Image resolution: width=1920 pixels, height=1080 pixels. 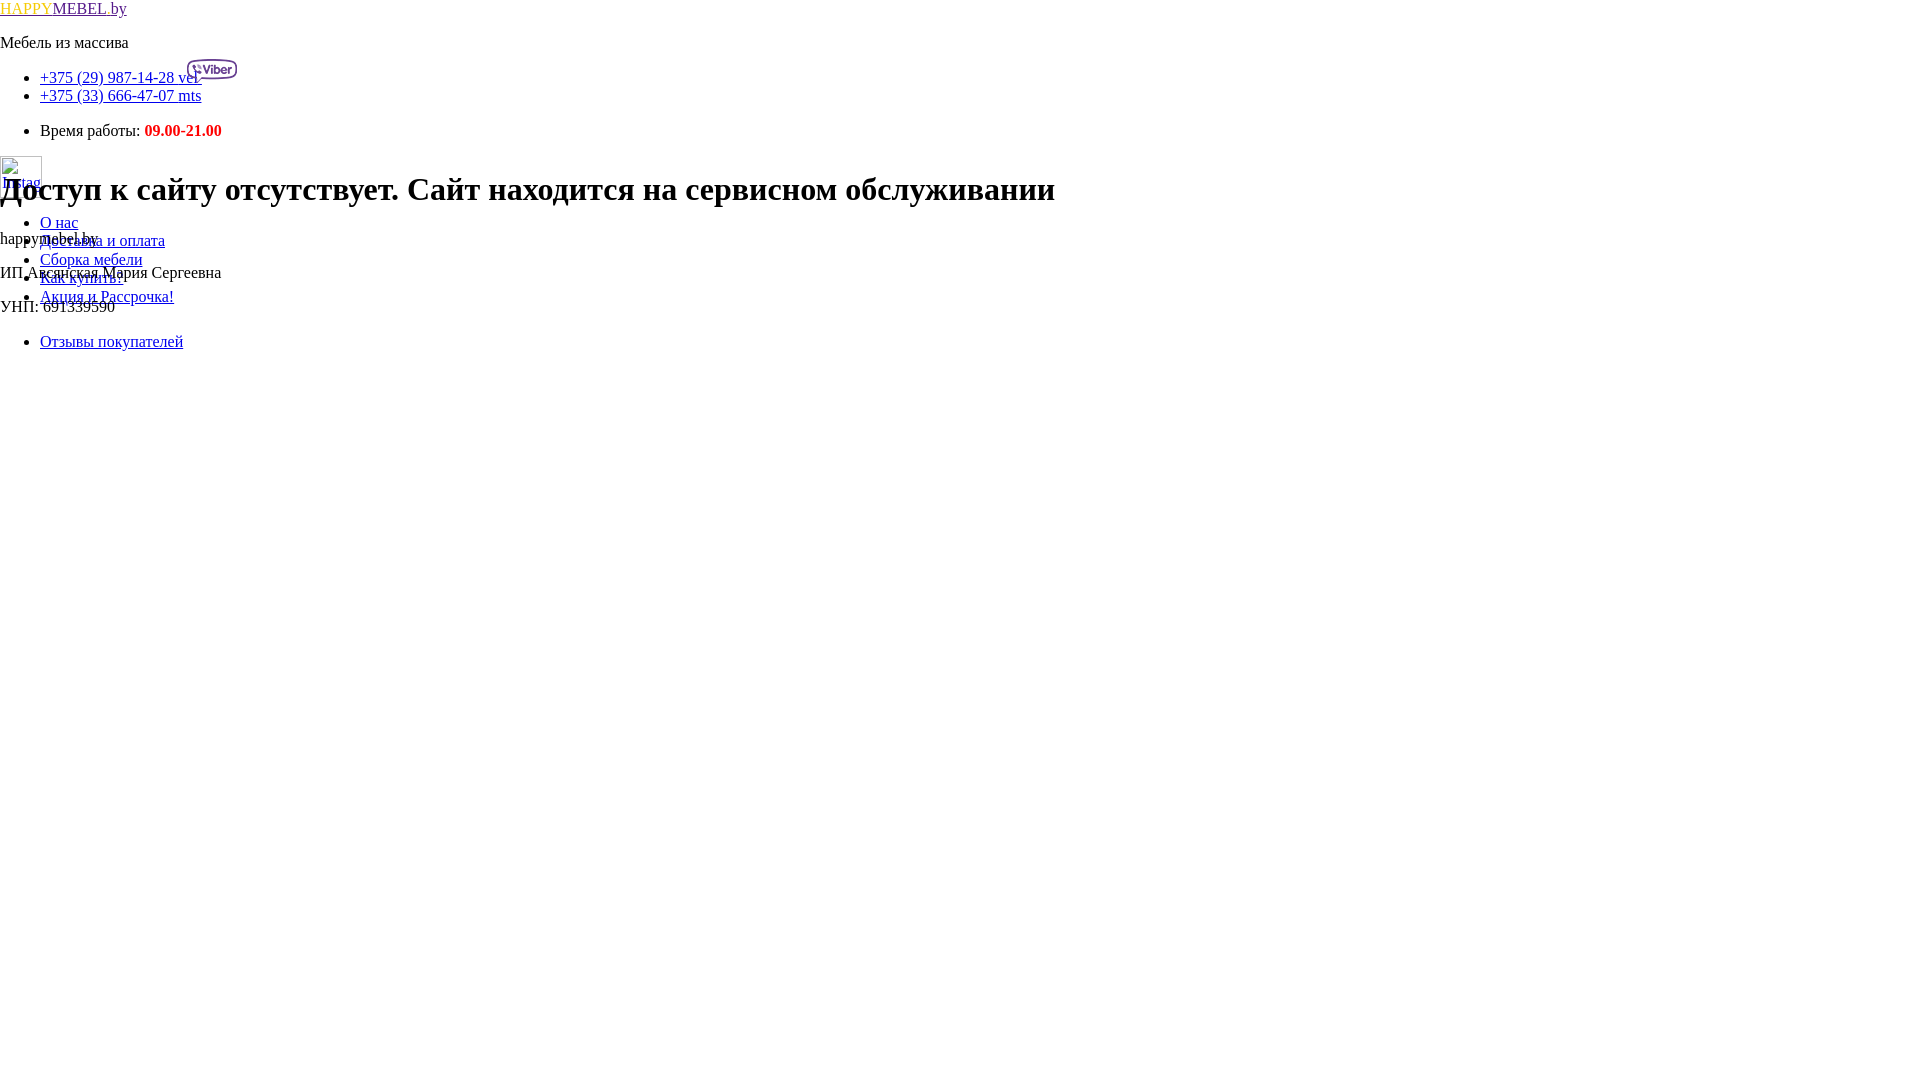 I want to click on 'HAPPYMEBEL.by', so click(x=63, y=8).